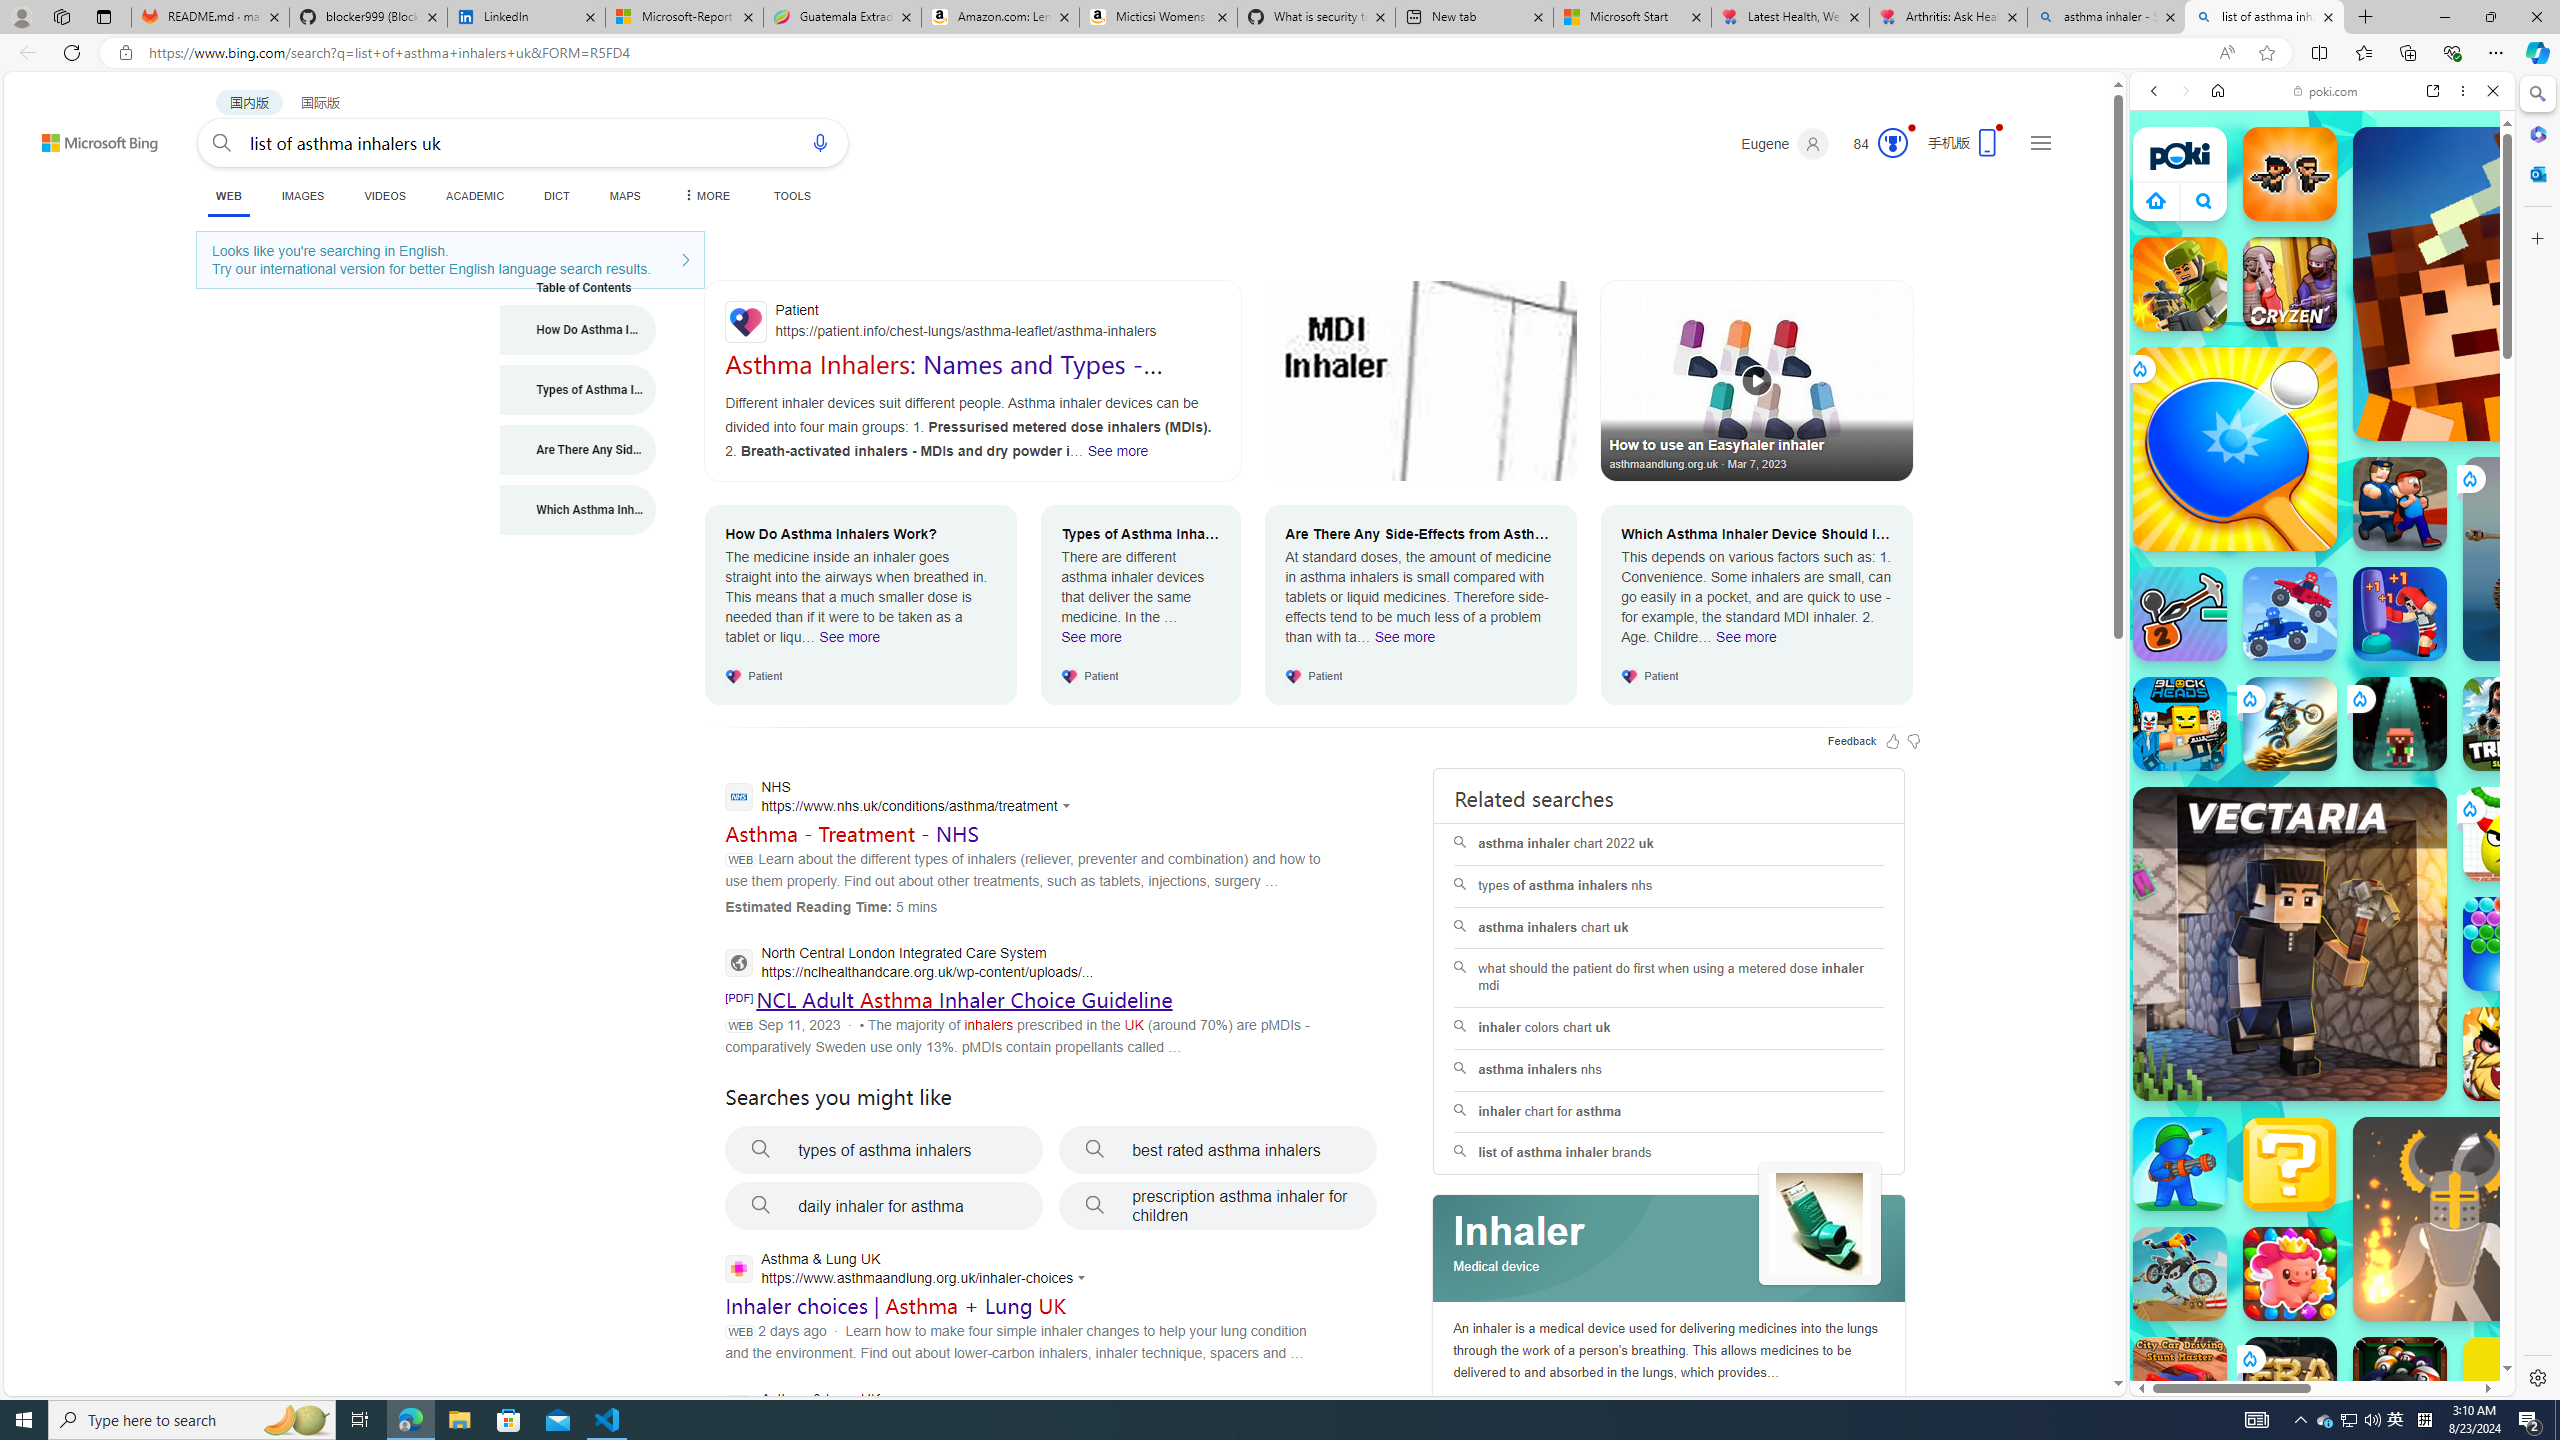 The height and width of the screenshot is (1440, 2560). What do you see at coordinates (221, 141) in the screenshot?
I see `'Search button'` at bounding box center [221, 141].